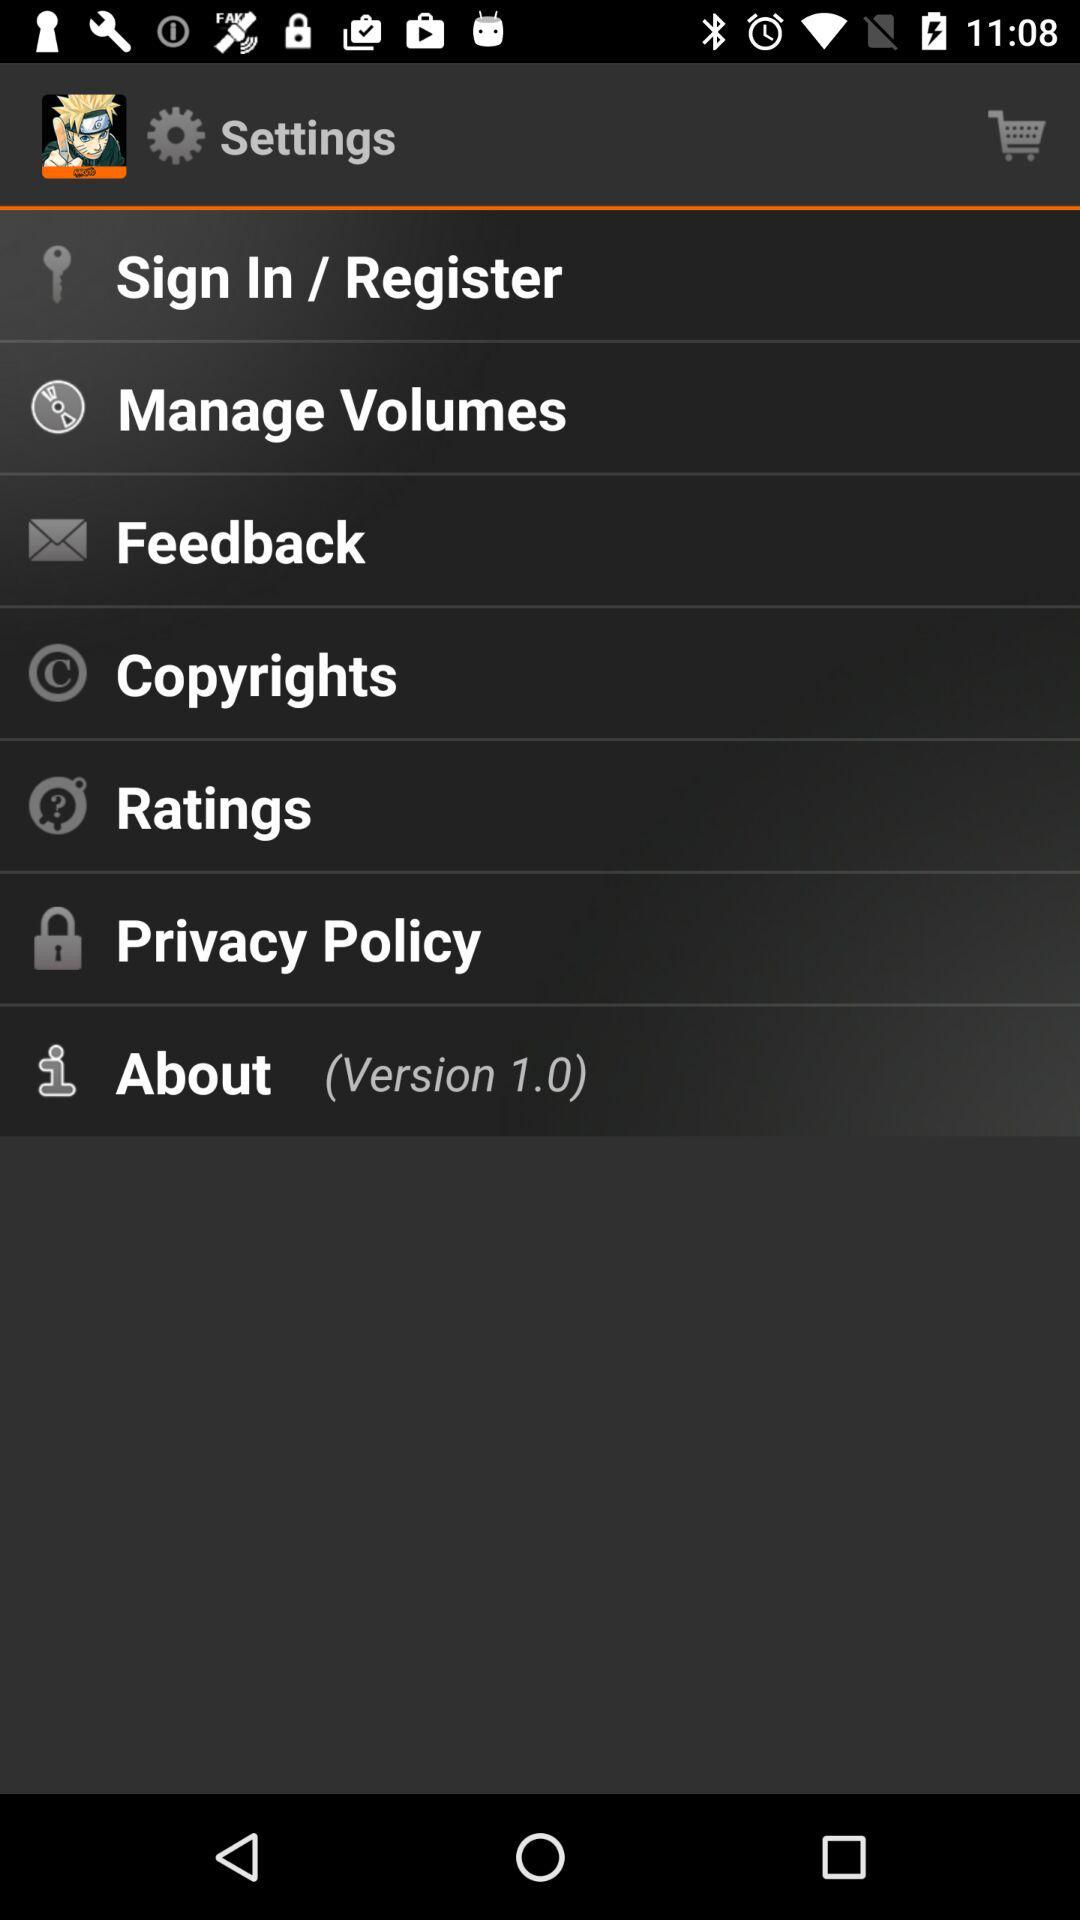  I want to click on icon below the sign in / register, so click(341, 406).